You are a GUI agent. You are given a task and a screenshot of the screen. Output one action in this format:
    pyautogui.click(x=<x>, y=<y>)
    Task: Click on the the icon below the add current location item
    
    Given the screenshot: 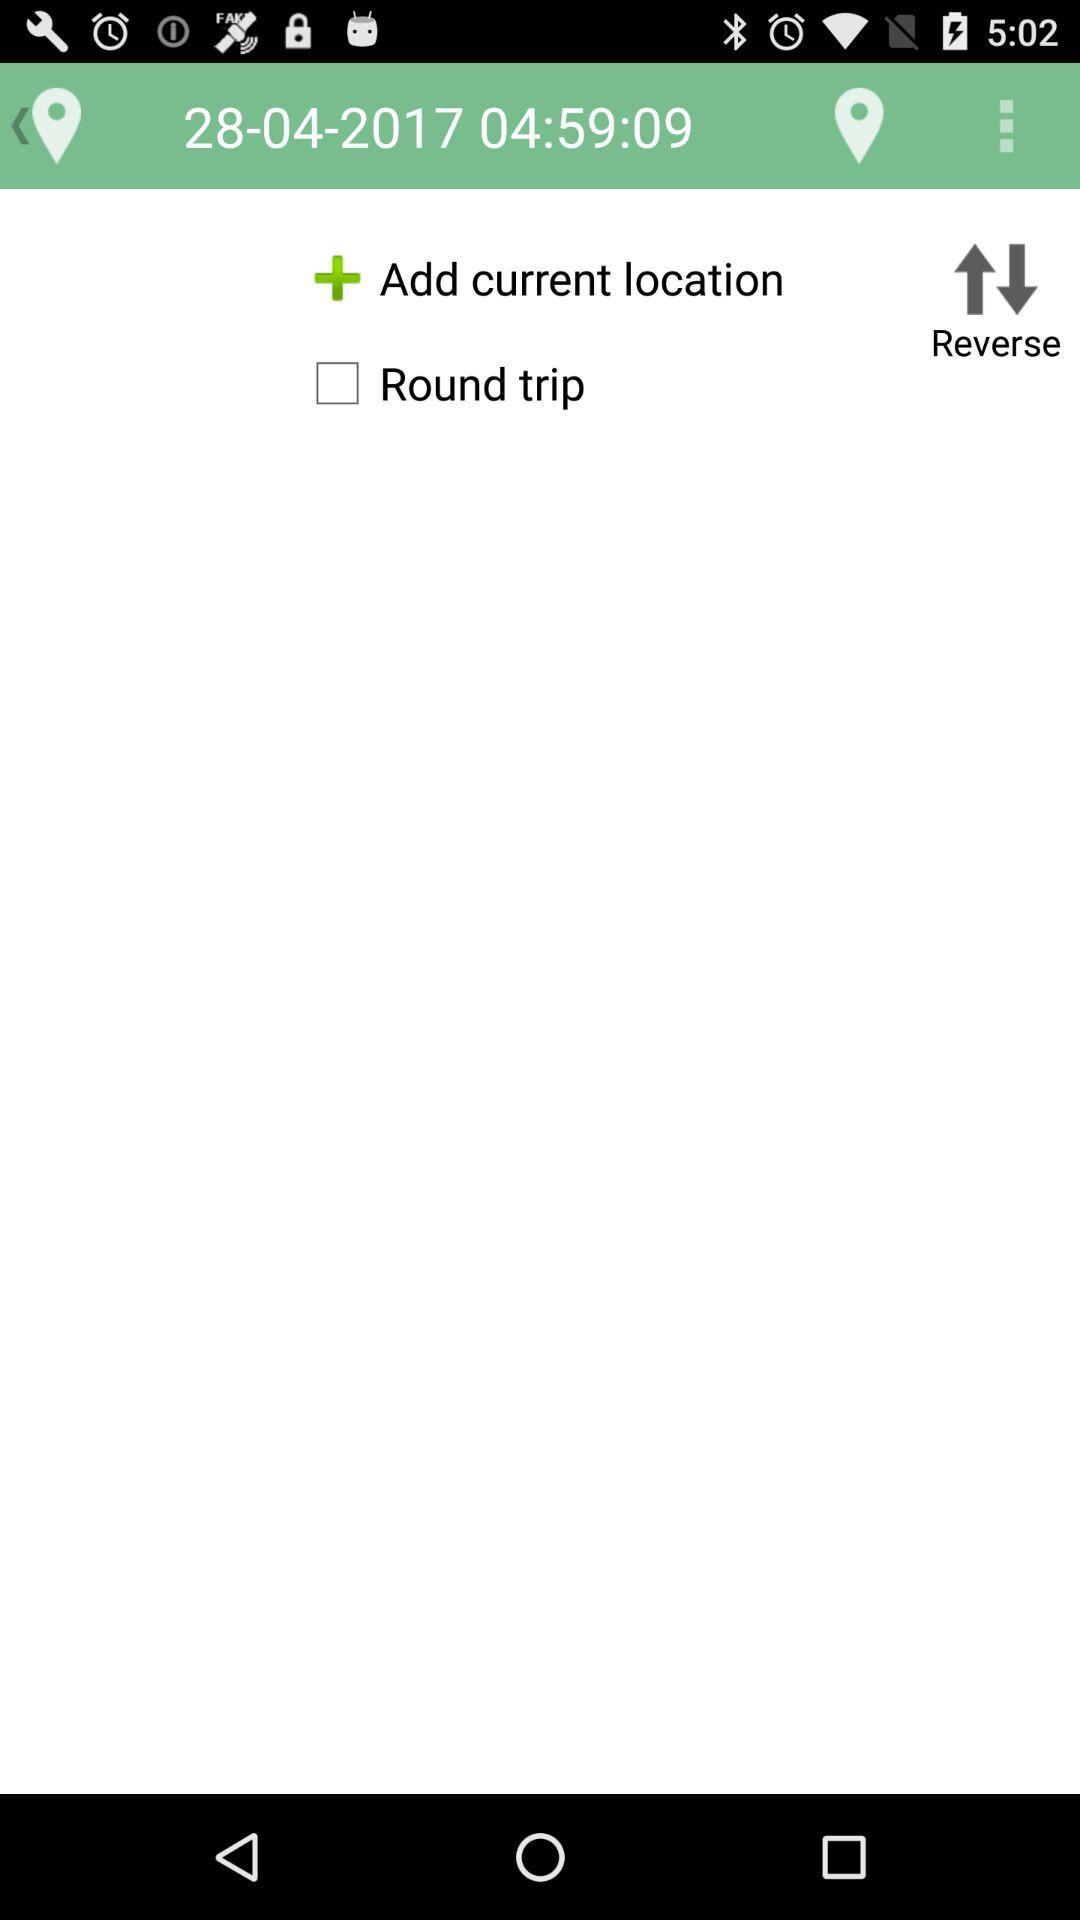 What is the action you would take?
    pyautogui.click(x=439, y=383)
    